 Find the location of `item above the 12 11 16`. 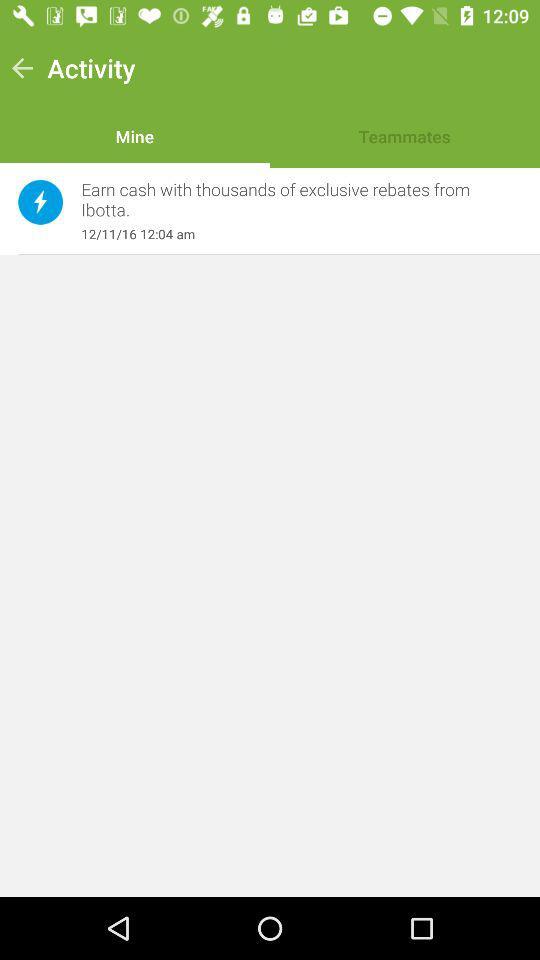

item above the 12 11 16 is located at coordinates (290, 200).